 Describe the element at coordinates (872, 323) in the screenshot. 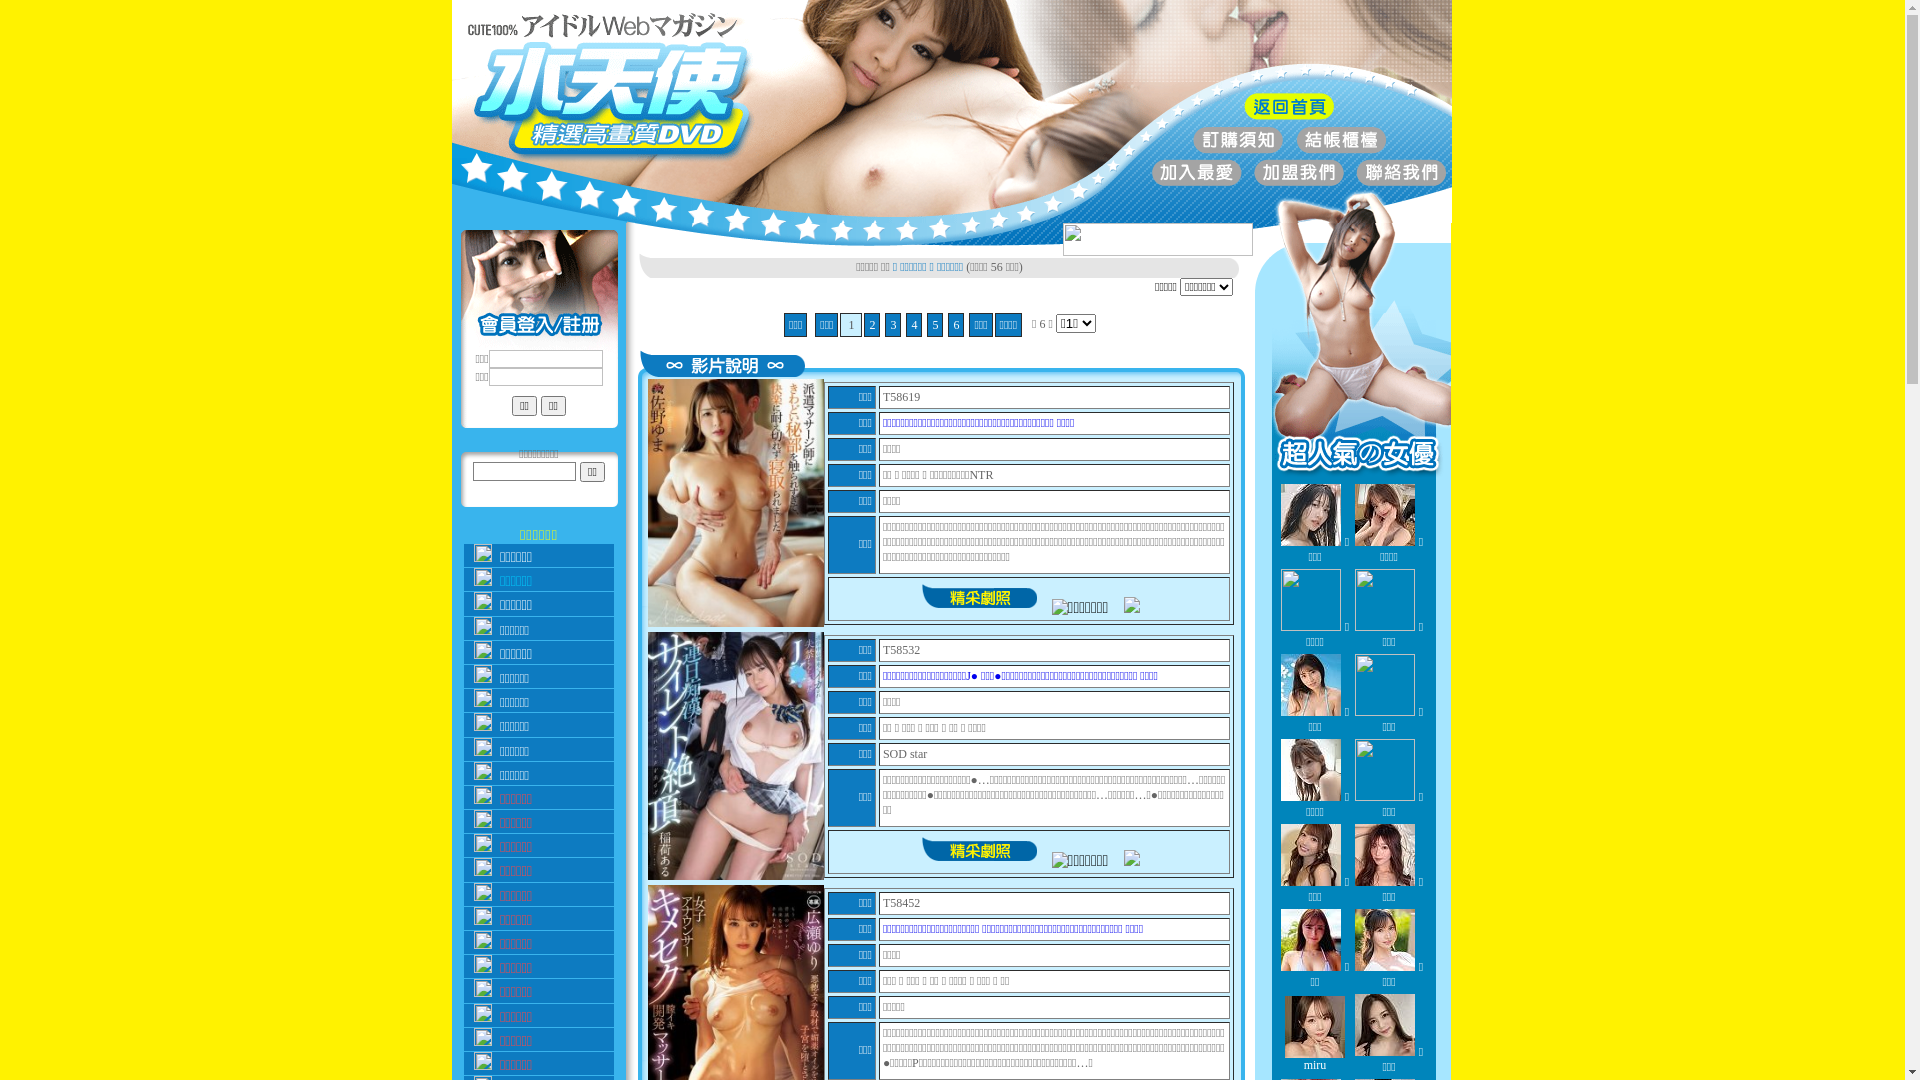

I see `'2'` at that location.